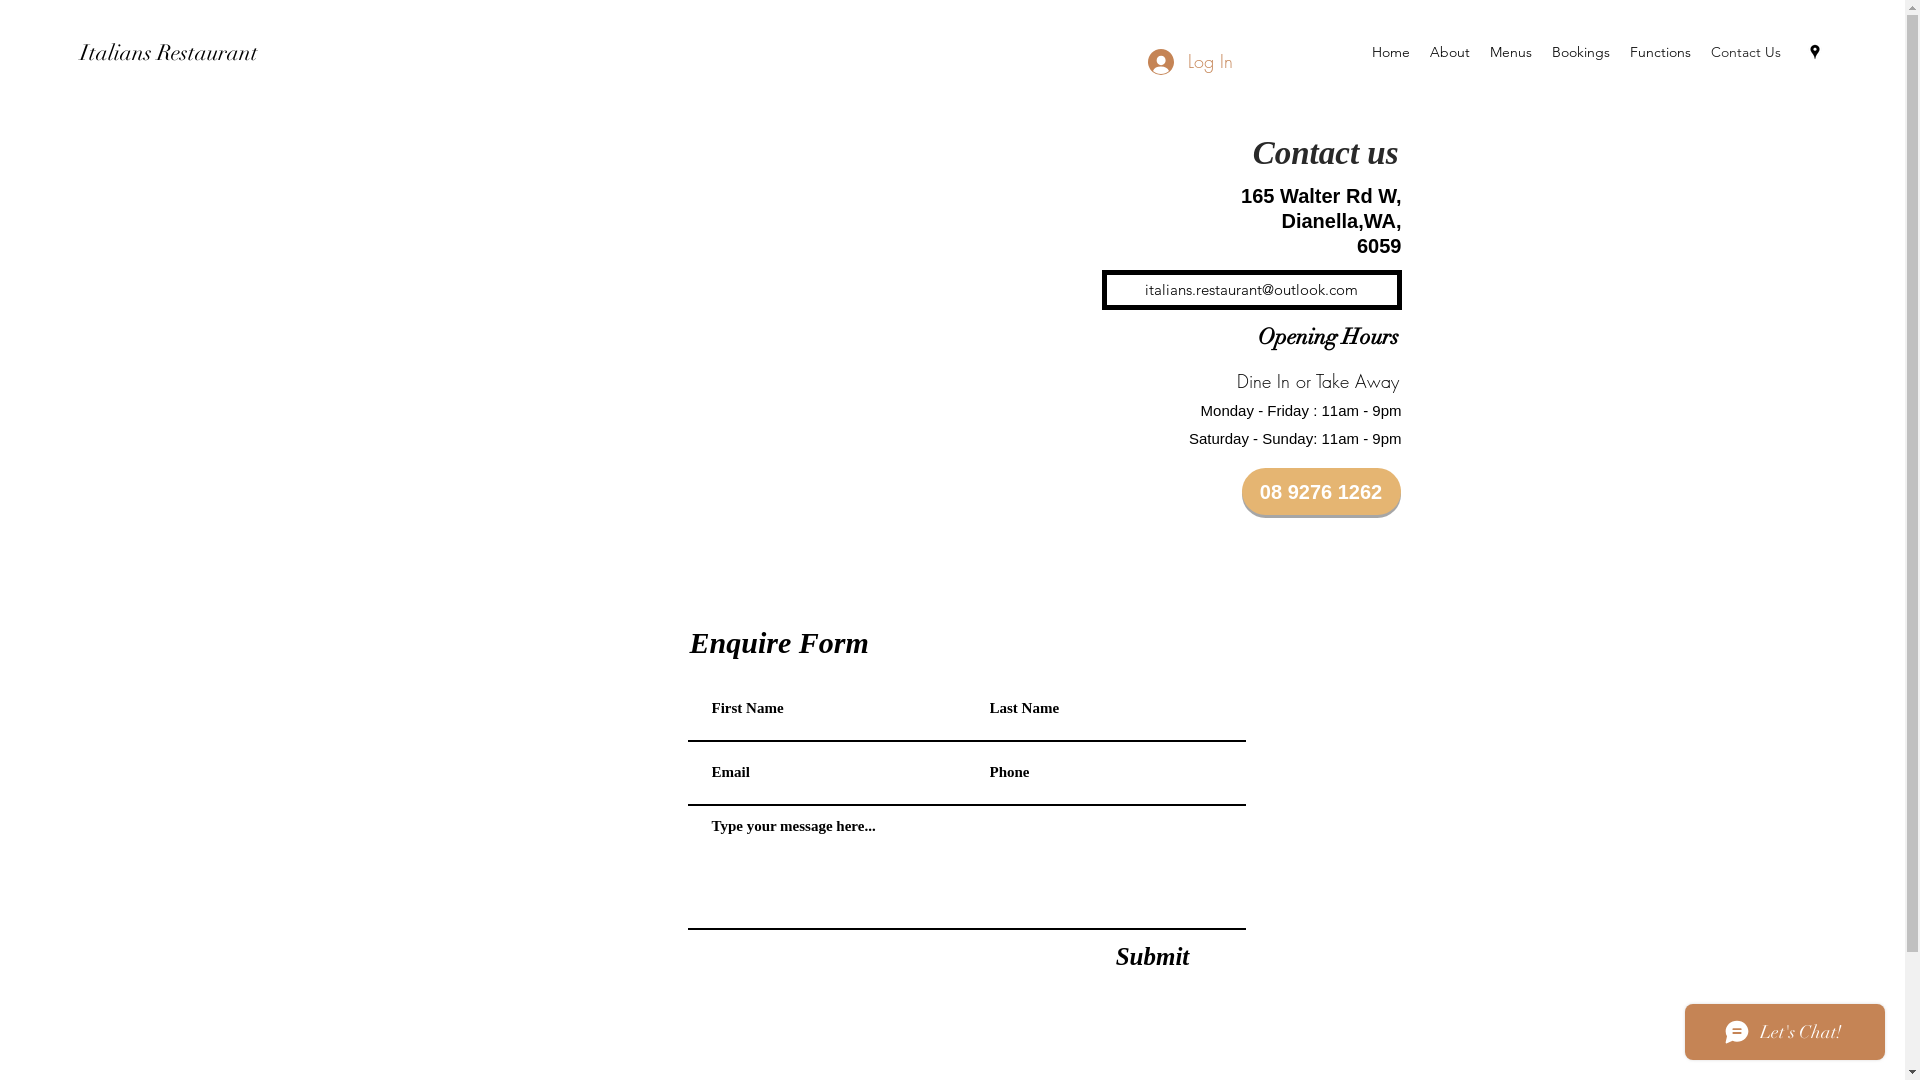  Describe the element at coordinates (1321, 491) in the screenshot. I see `'08 9276 1262'` at that location.